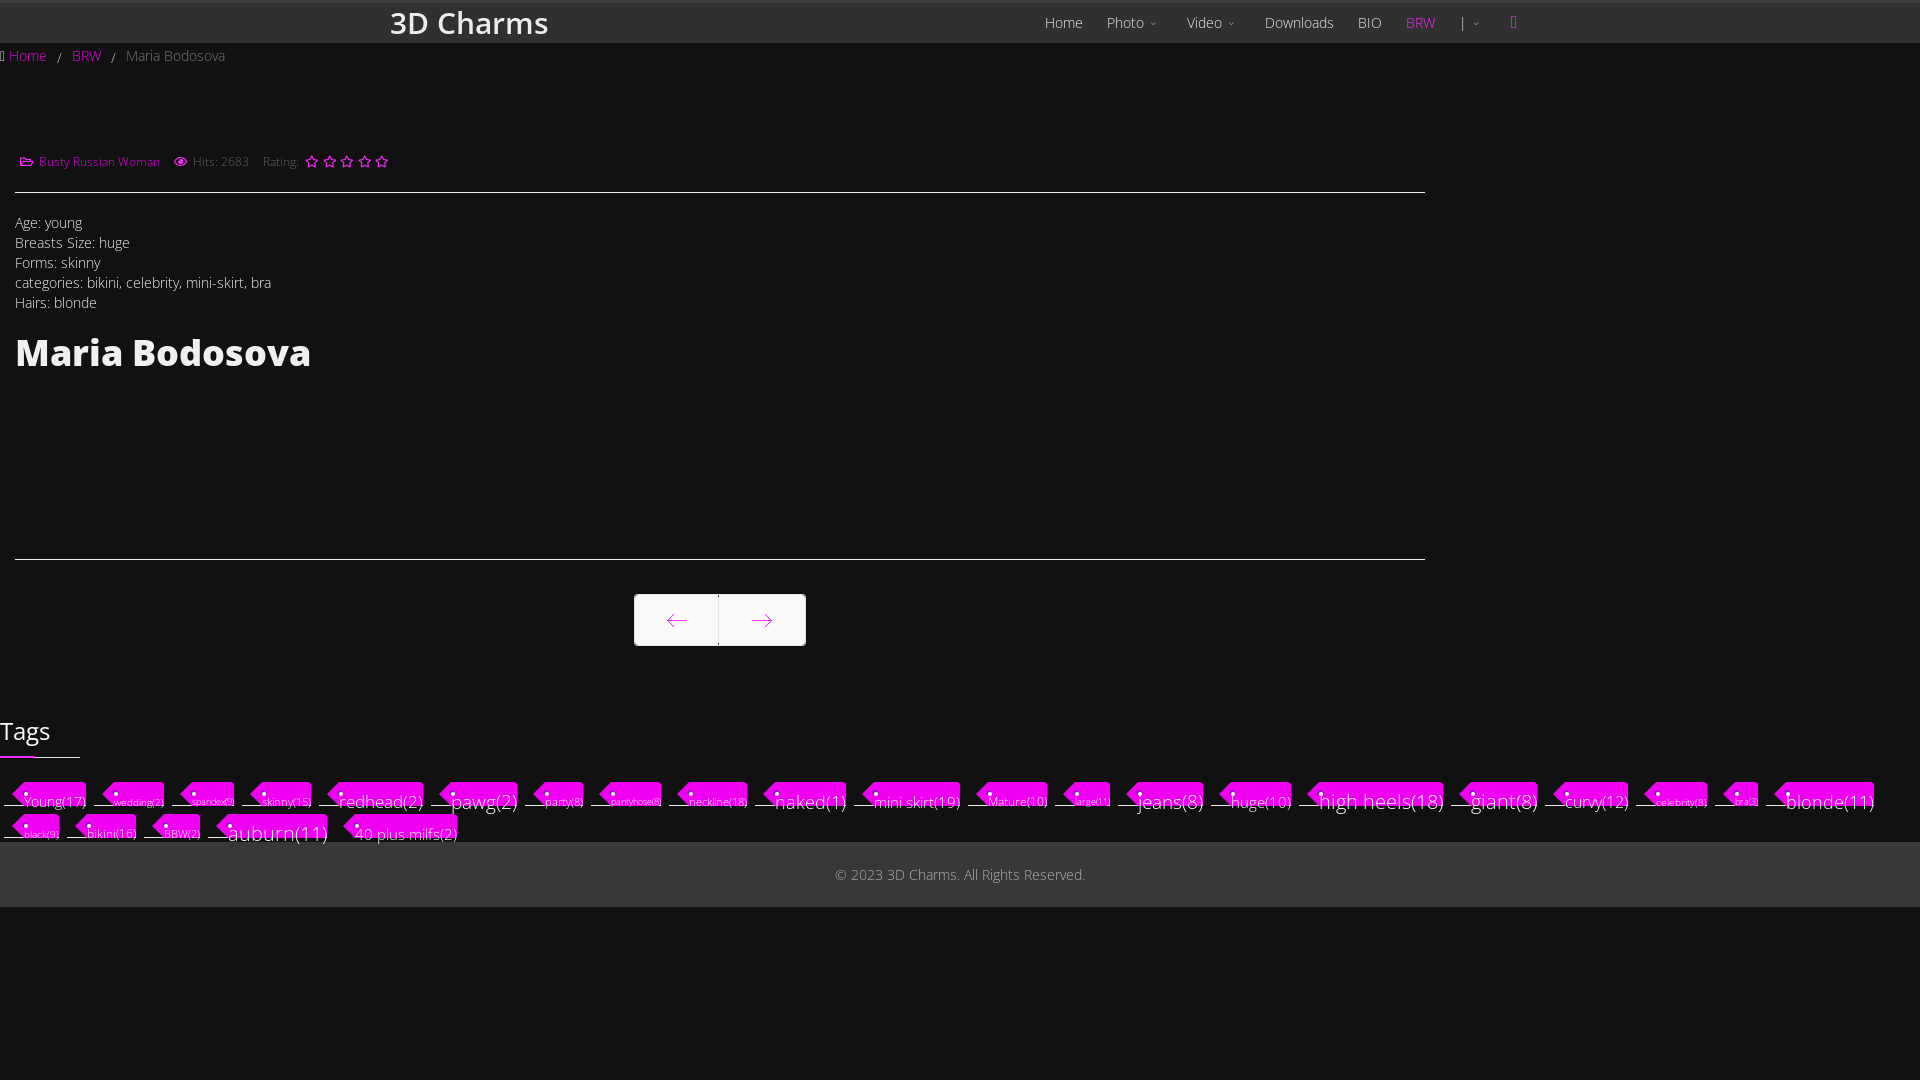 The width and height of the screenshot is (1920, 1080). I want to click on 'pawg(2)', so click(450, 793).